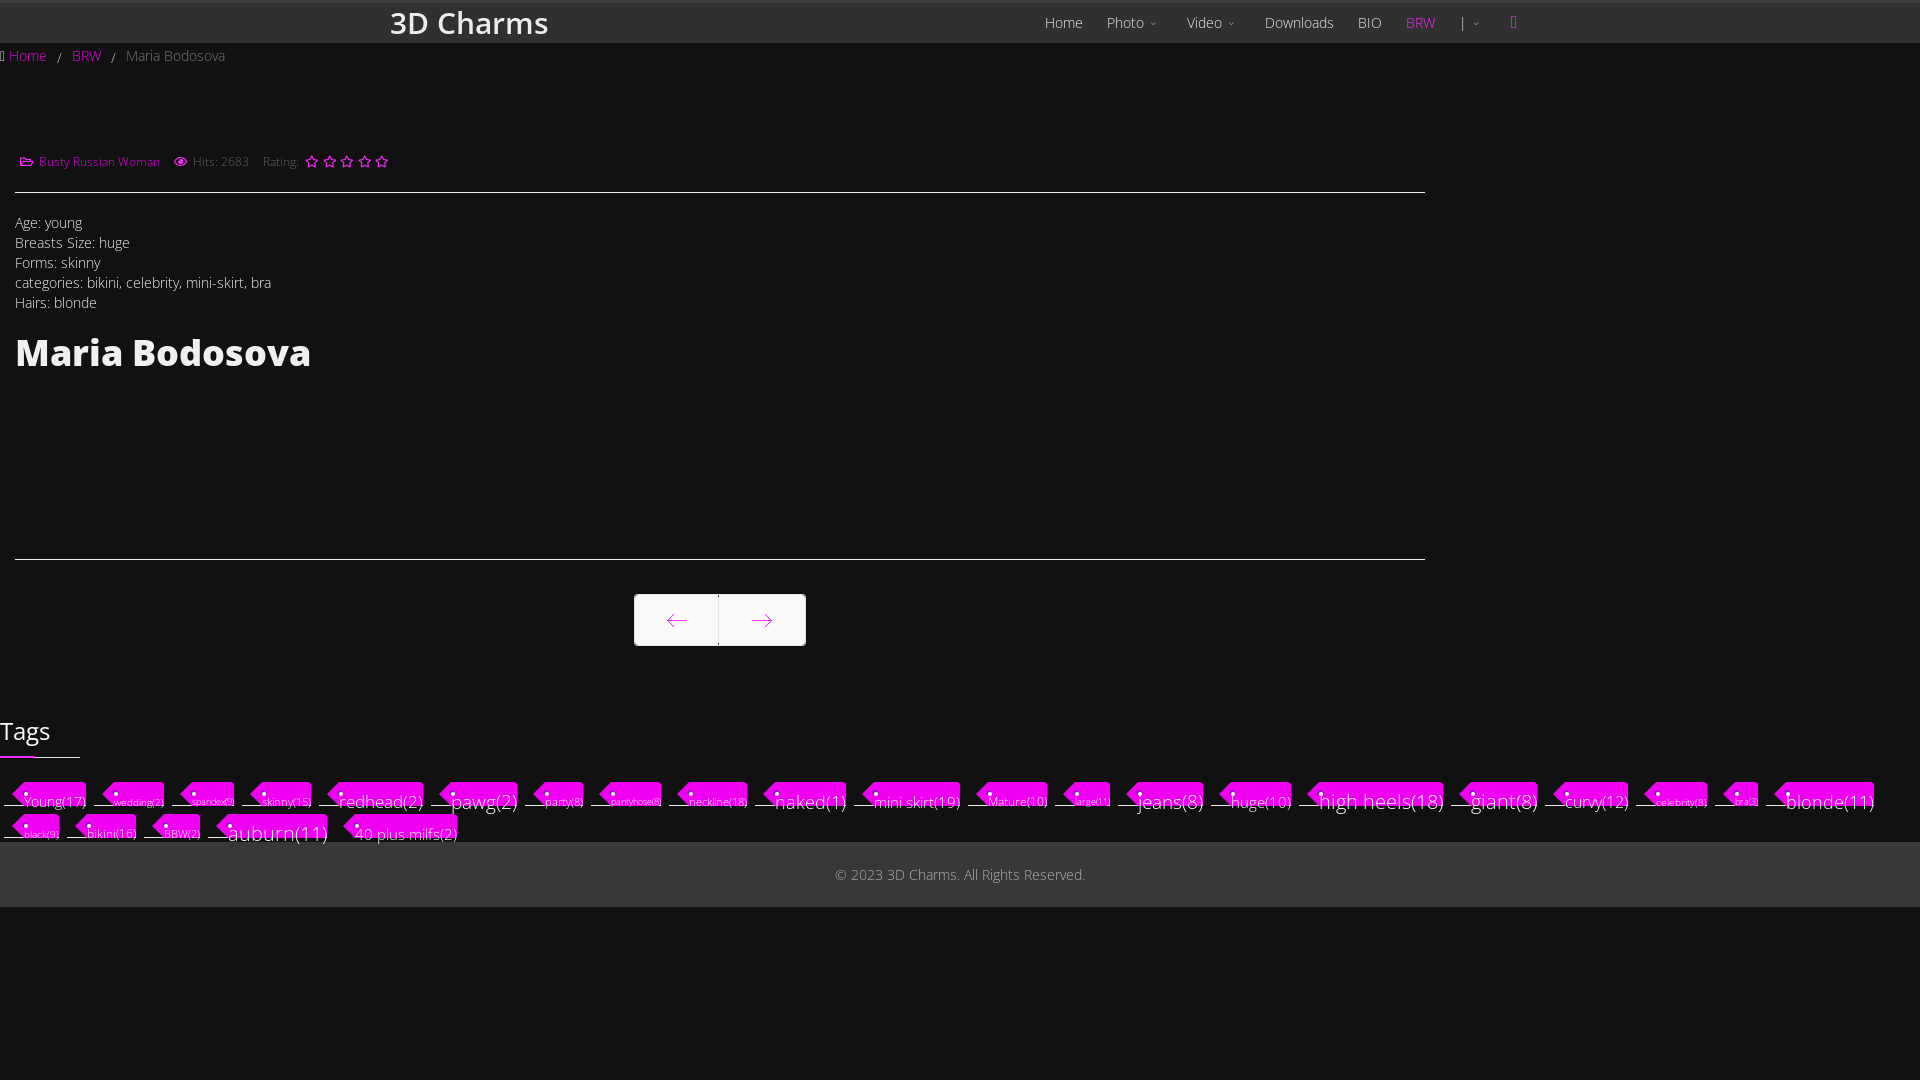 The width and height of the screenshot is (1920, 1080). I want to click on 'pawg(2)', so click(450, 793).